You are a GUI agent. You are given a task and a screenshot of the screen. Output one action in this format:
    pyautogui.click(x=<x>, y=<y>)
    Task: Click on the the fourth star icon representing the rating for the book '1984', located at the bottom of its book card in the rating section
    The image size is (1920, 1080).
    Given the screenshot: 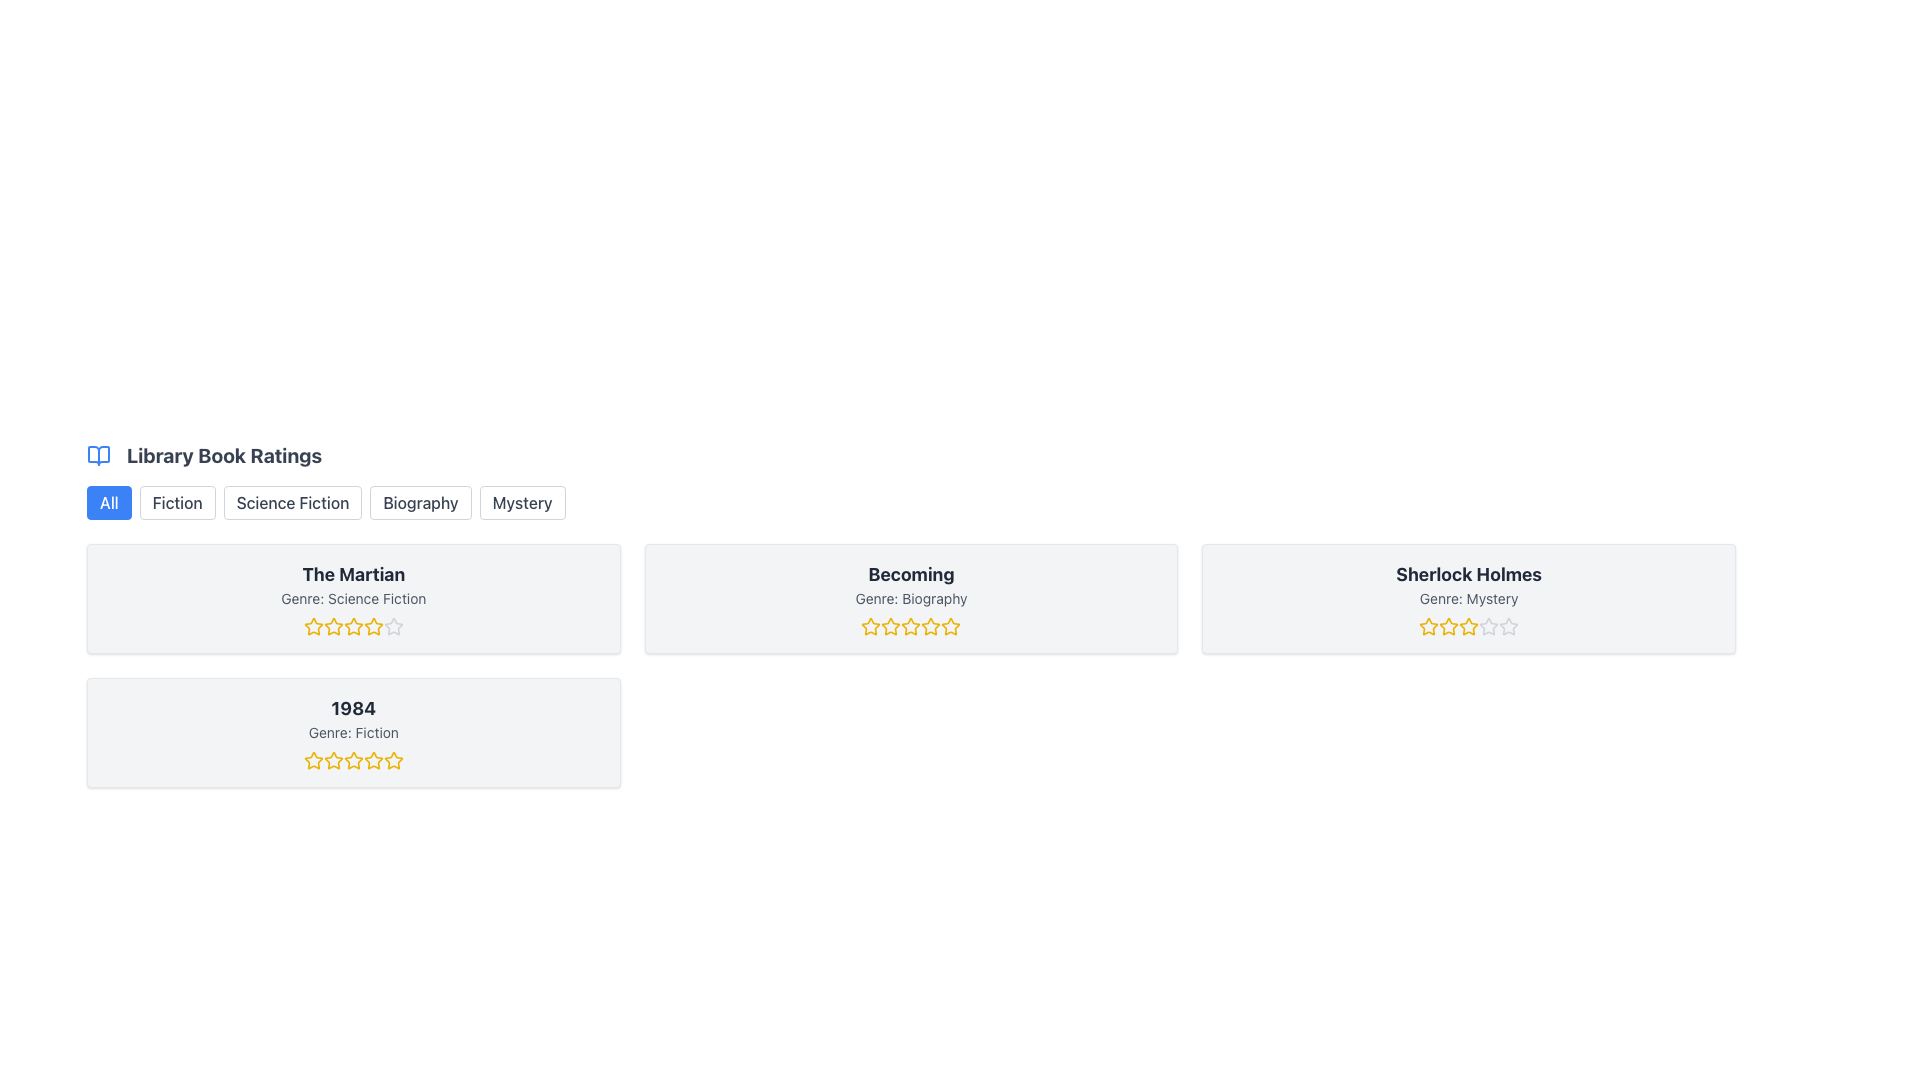 What is the action you would take?
    pyautogui.click(x=353, y=760)
    